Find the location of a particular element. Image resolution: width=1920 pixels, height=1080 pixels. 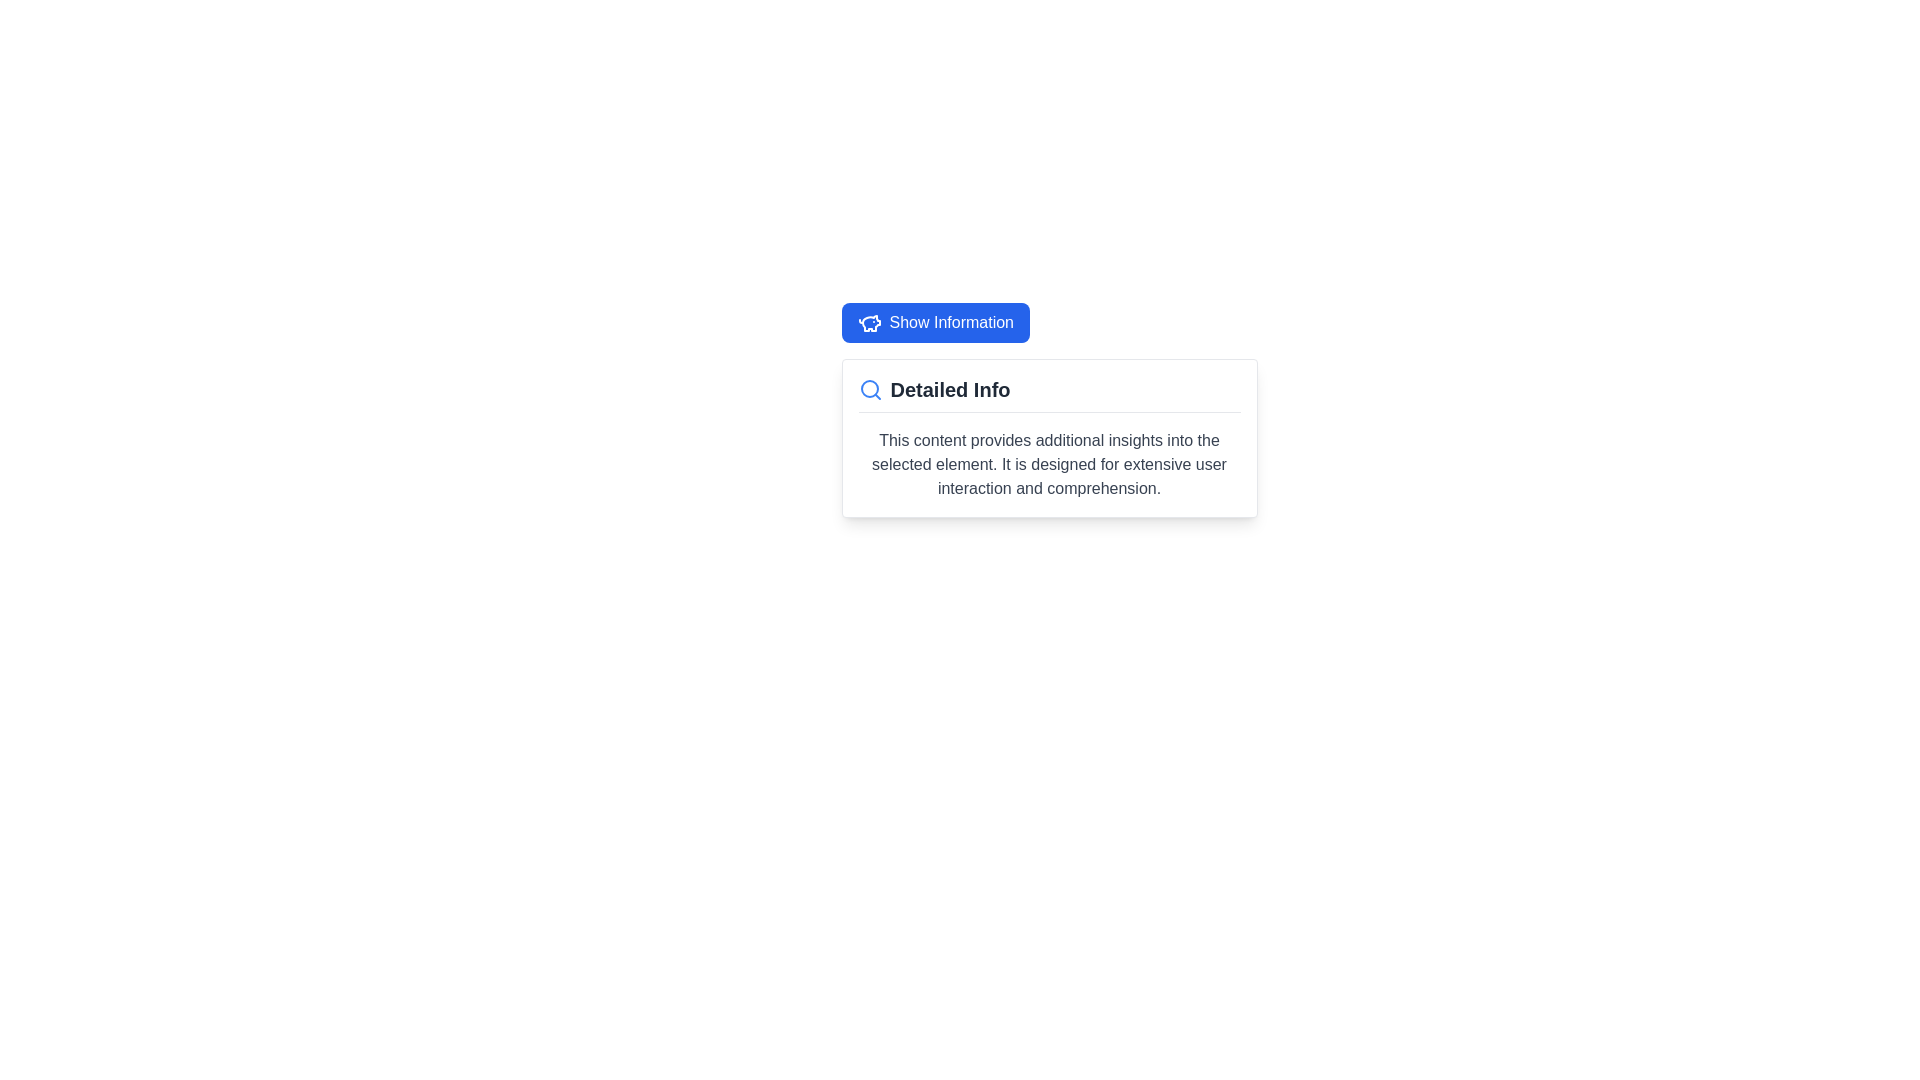

decorative icon representing savings located to the left of the 'Show Information' button is located at coordinates (869, 322).